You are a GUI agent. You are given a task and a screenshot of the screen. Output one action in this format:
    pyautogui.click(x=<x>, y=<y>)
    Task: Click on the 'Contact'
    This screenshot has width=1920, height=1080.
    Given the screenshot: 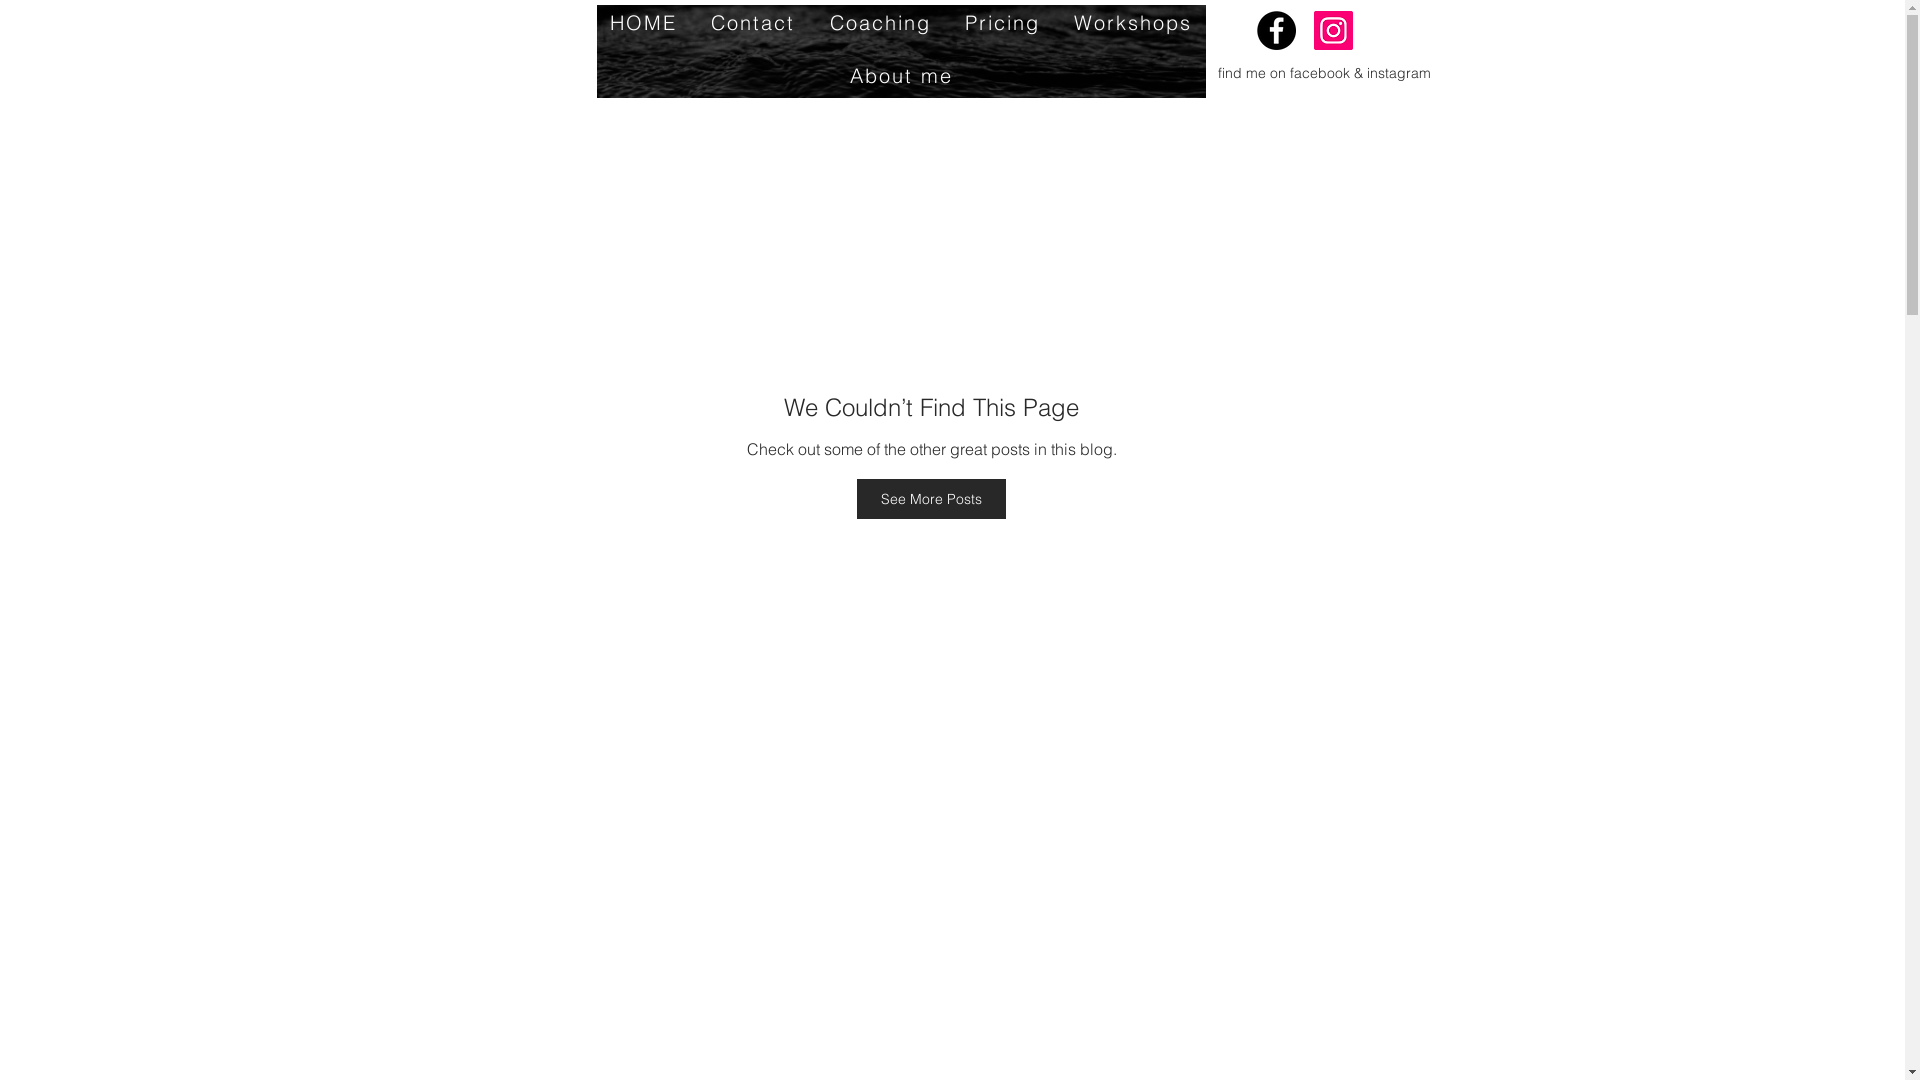 What is the action you would take?
    pyautogui.click(x=752, y=22)
    